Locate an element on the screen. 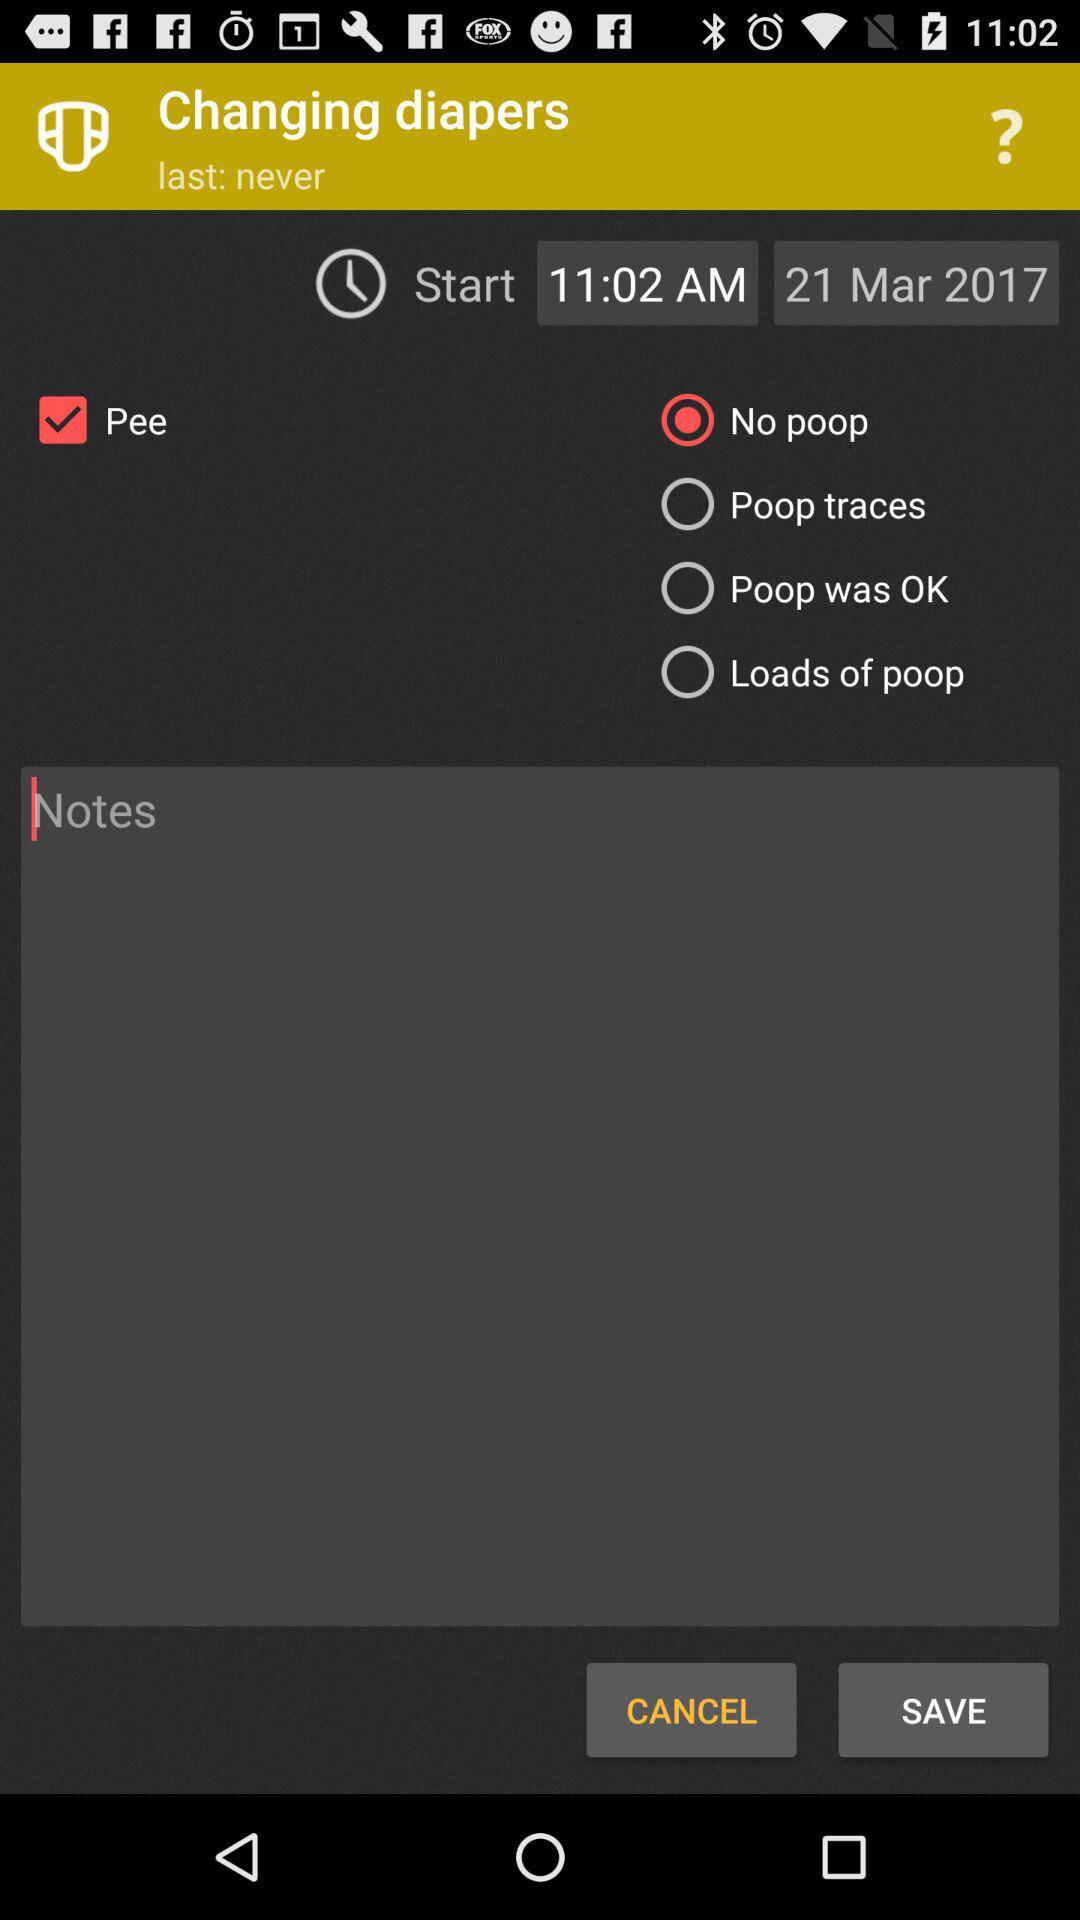 The width and height of the screenshot is (1080, 1920). the icon above the poop traces item is located at coordinates (757, 419).